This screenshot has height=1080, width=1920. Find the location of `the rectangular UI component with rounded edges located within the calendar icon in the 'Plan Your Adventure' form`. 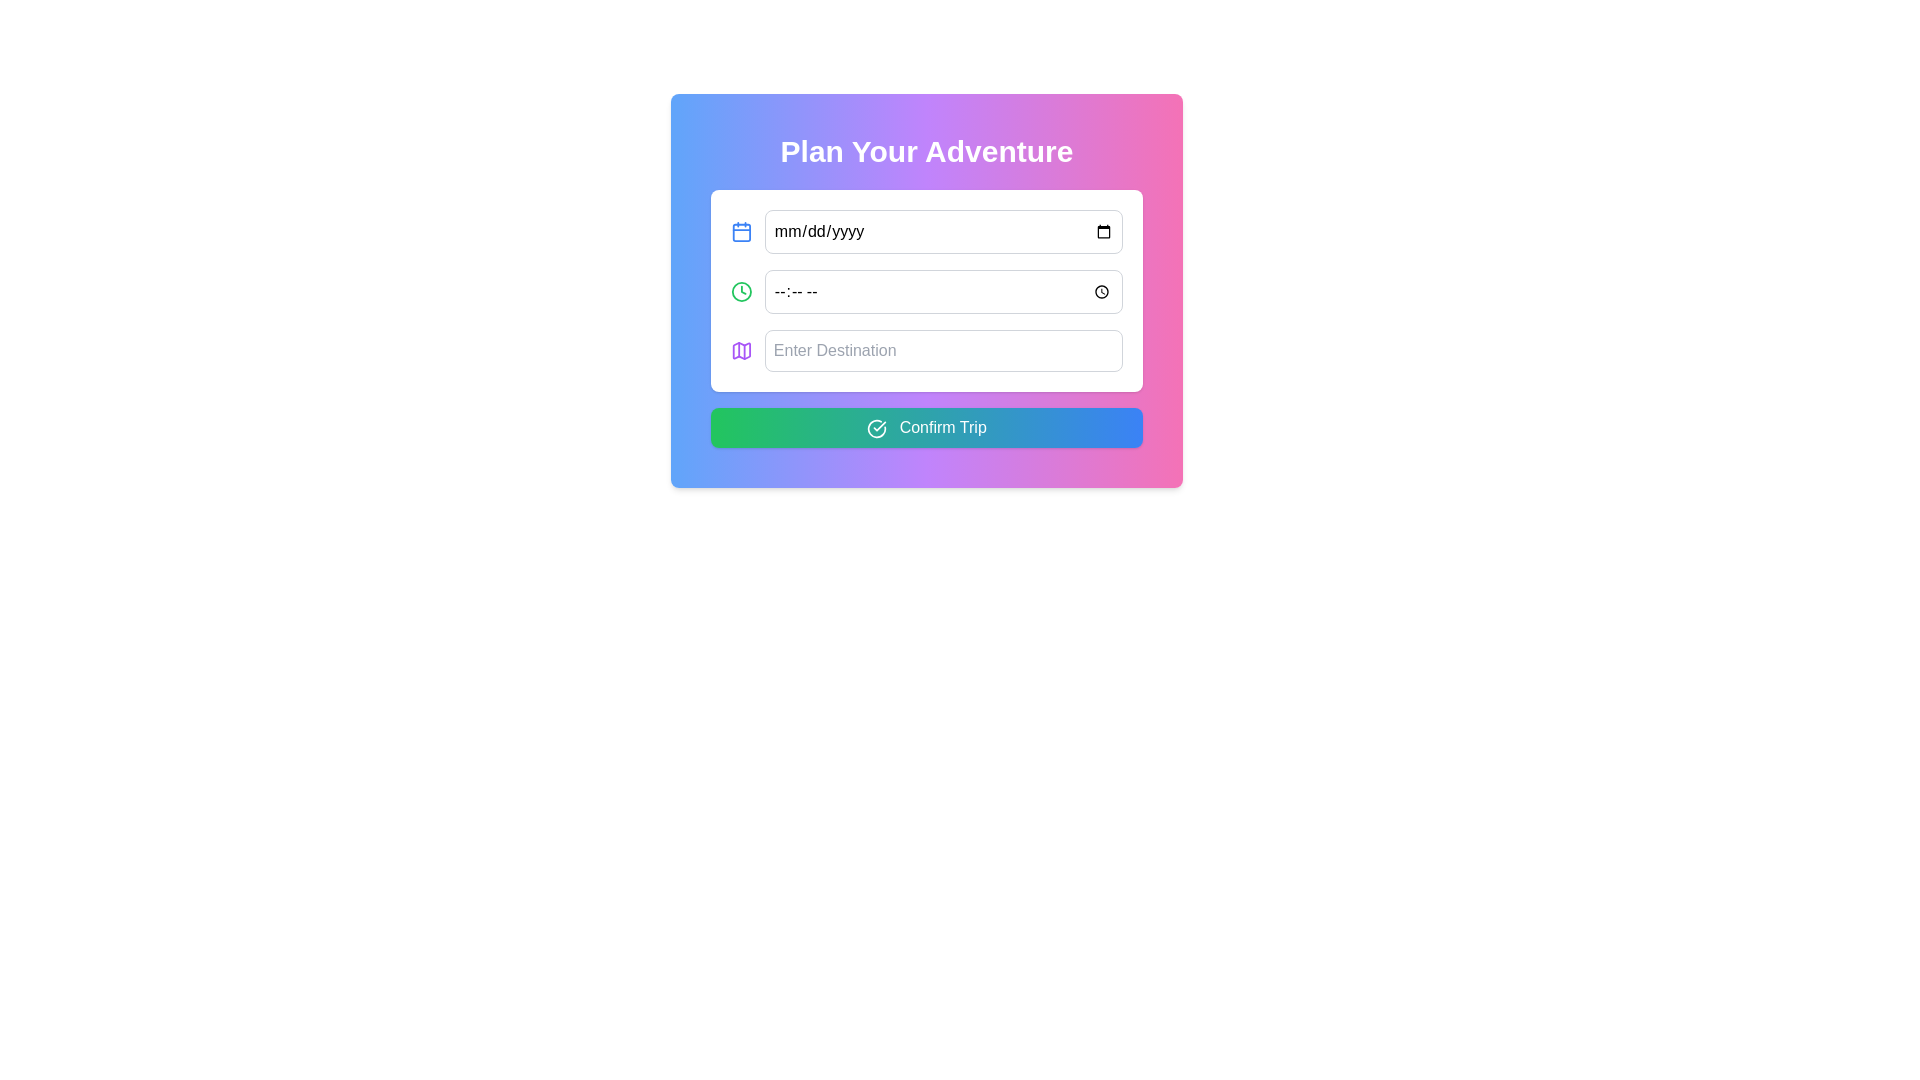

the rectangular UI component with rounded edges located within the calendar icon in the 'Plan Your Adventure' form is located at coordinates (740, 231).